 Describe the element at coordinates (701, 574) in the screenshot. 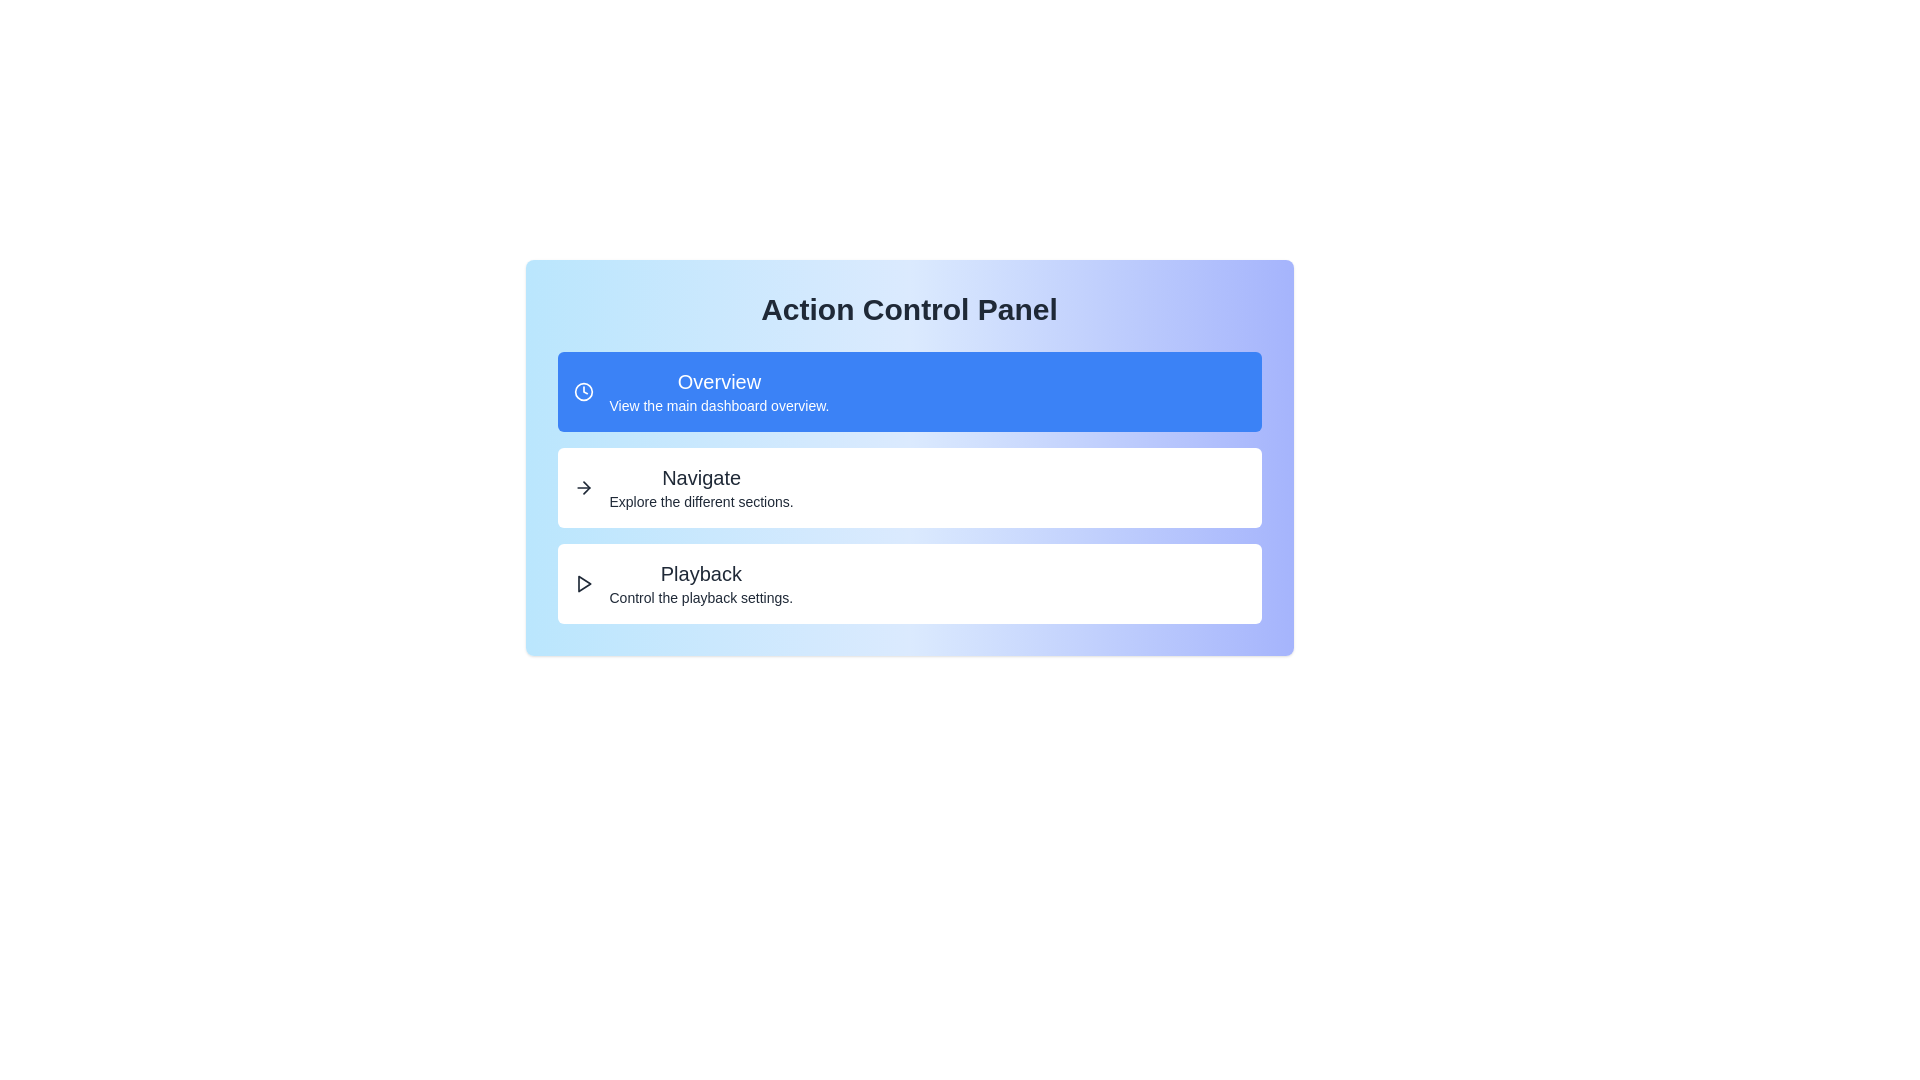

I see `the Text label that serves as a header for playback functionality within the Action Control Panel, located in the top-center of its card` at that location.